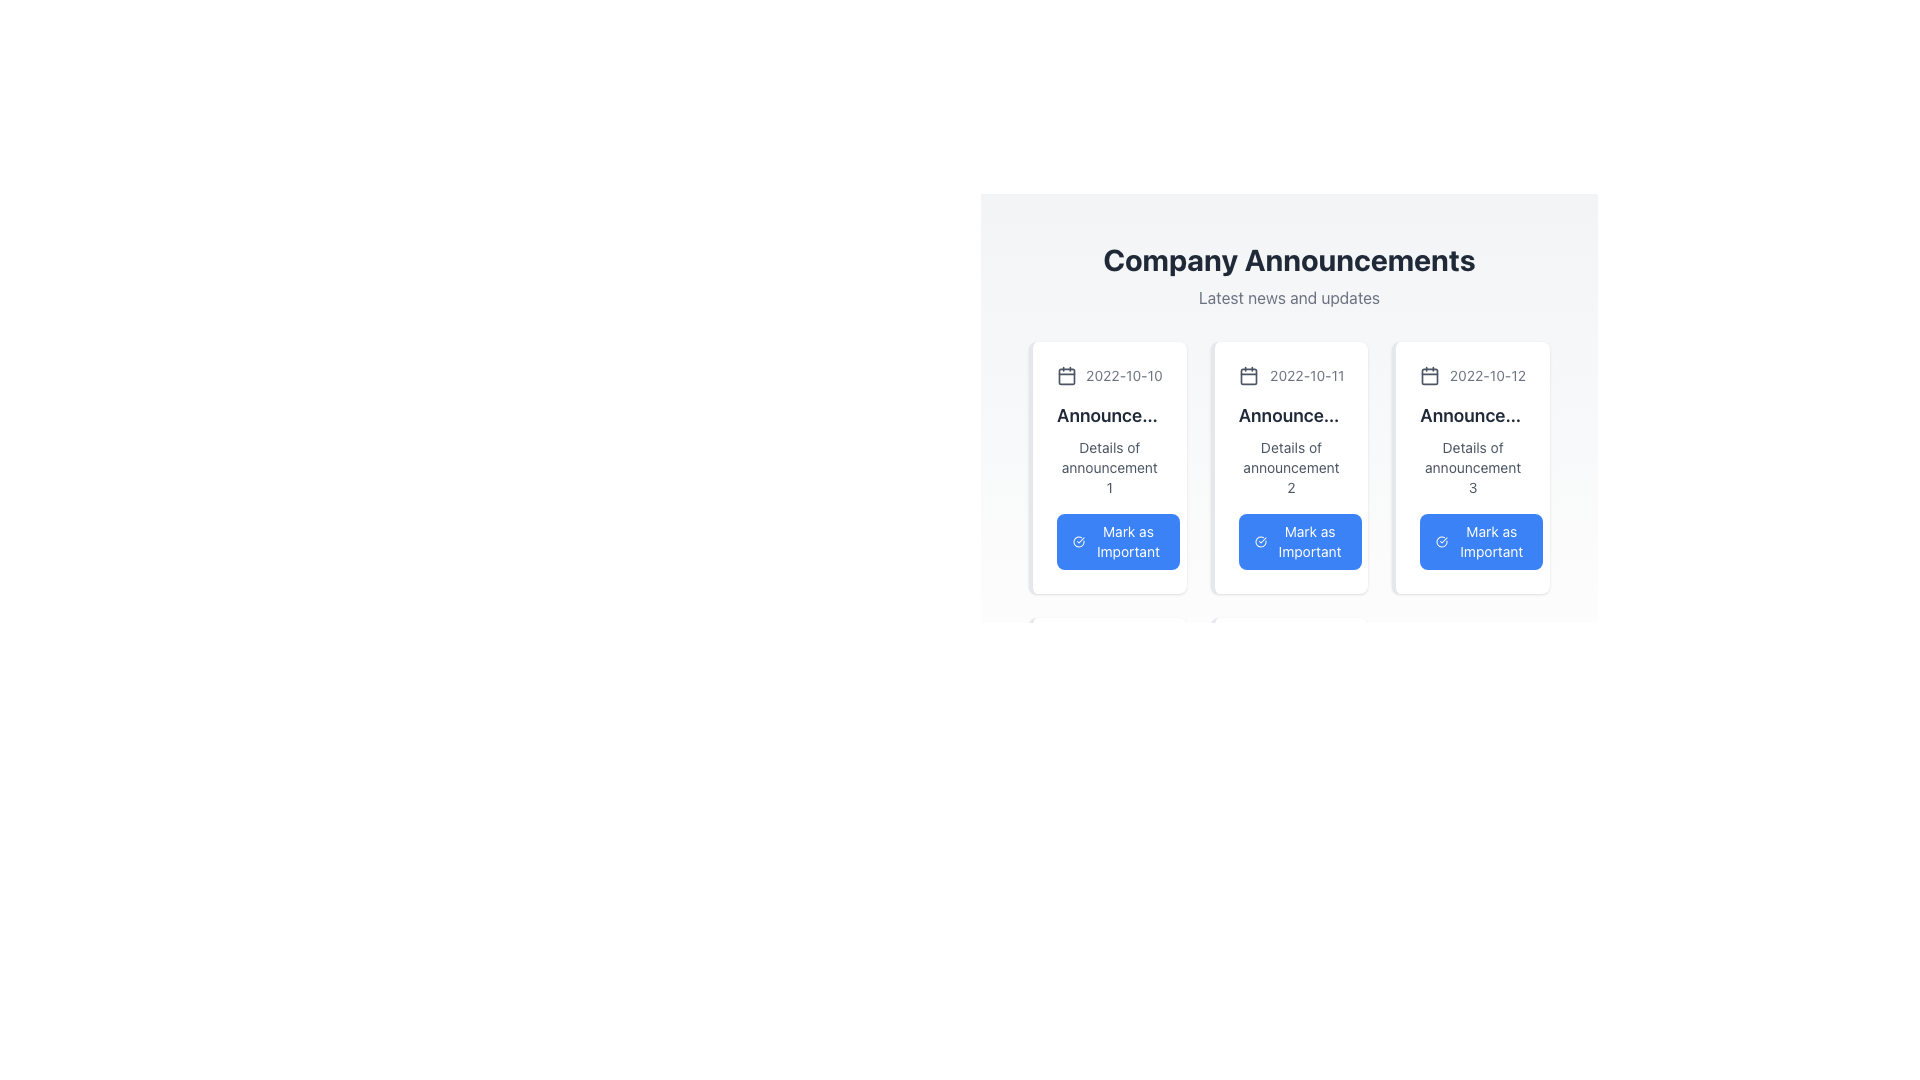 This screenshot has width=1920, height=1080. Describe the element at coordinates (1247, 376) in the screenshot. I see `the graphical icon component representing the selected date in the calendar, located above the text '2022-10-11'` at that location.